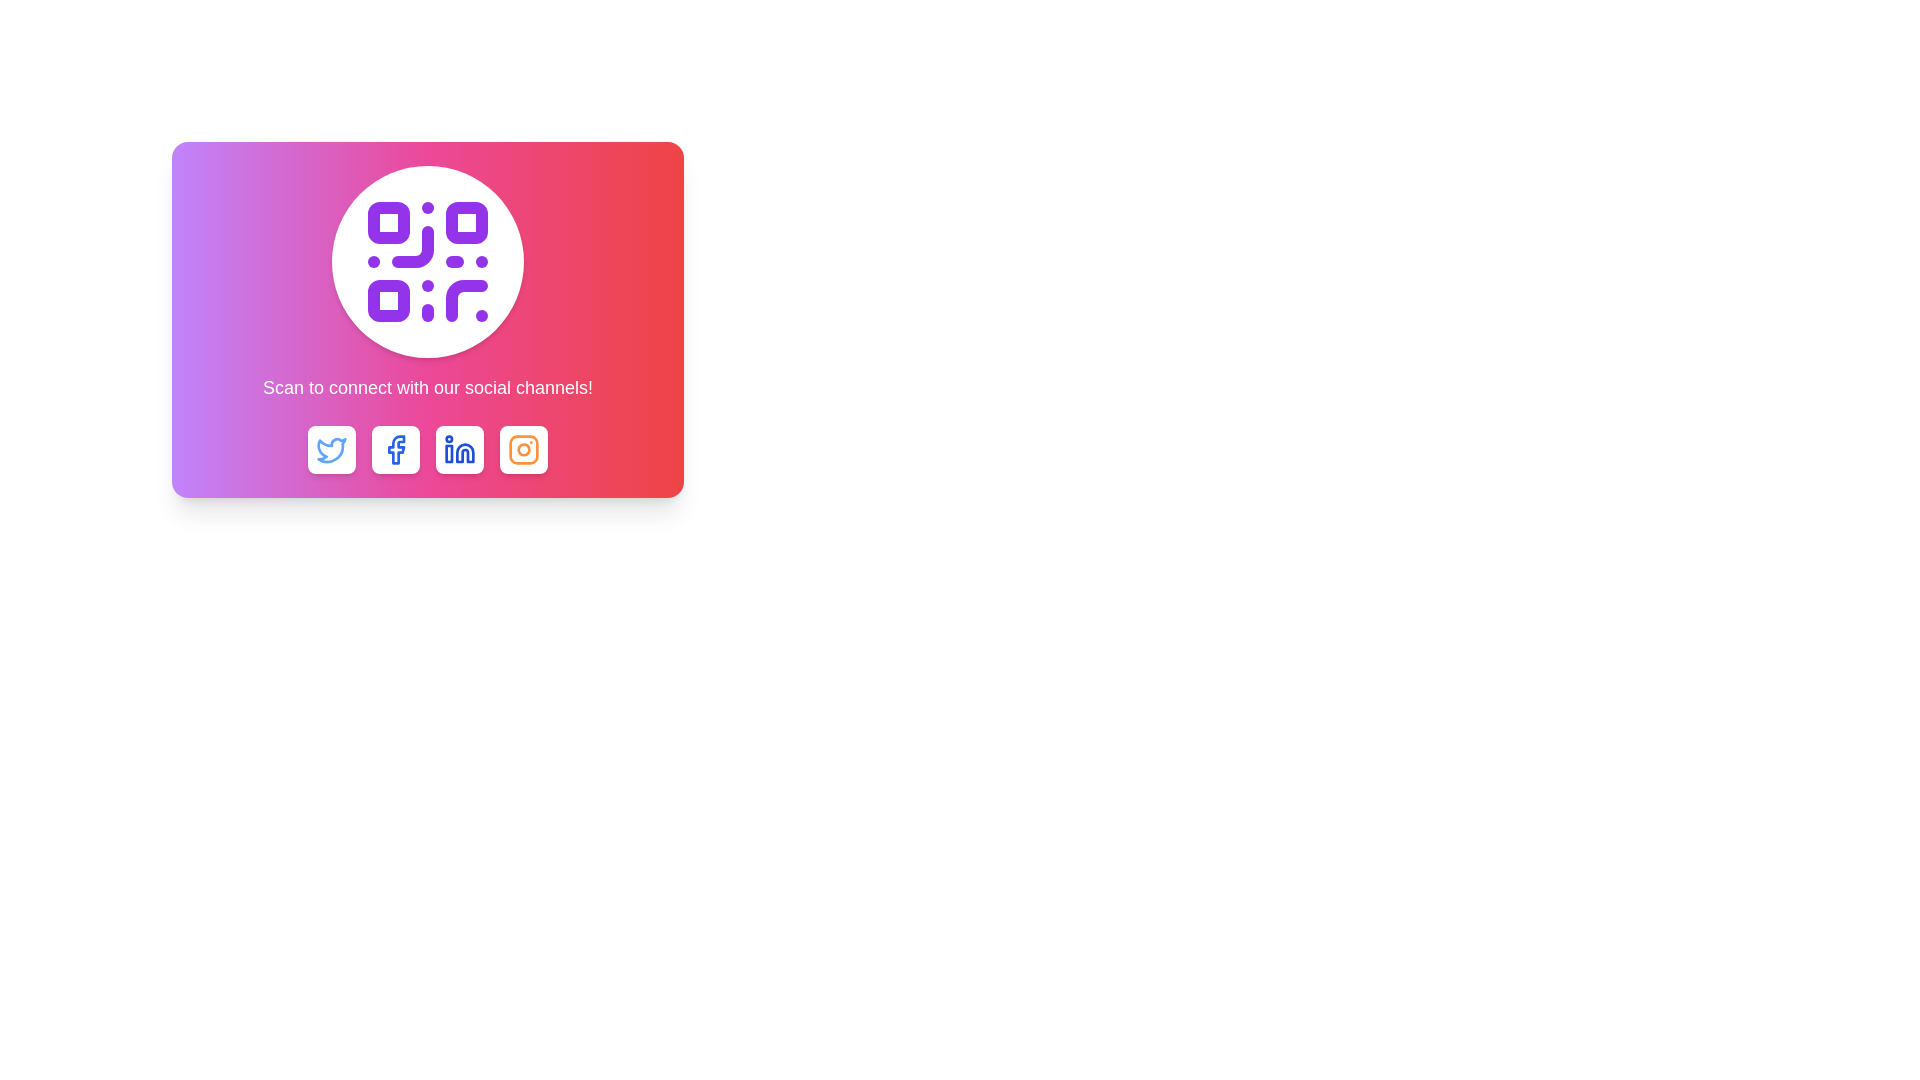  I want to click on the small purple square with rounded corners located in the top-left section of the QR code graphic, so click(388, 223).